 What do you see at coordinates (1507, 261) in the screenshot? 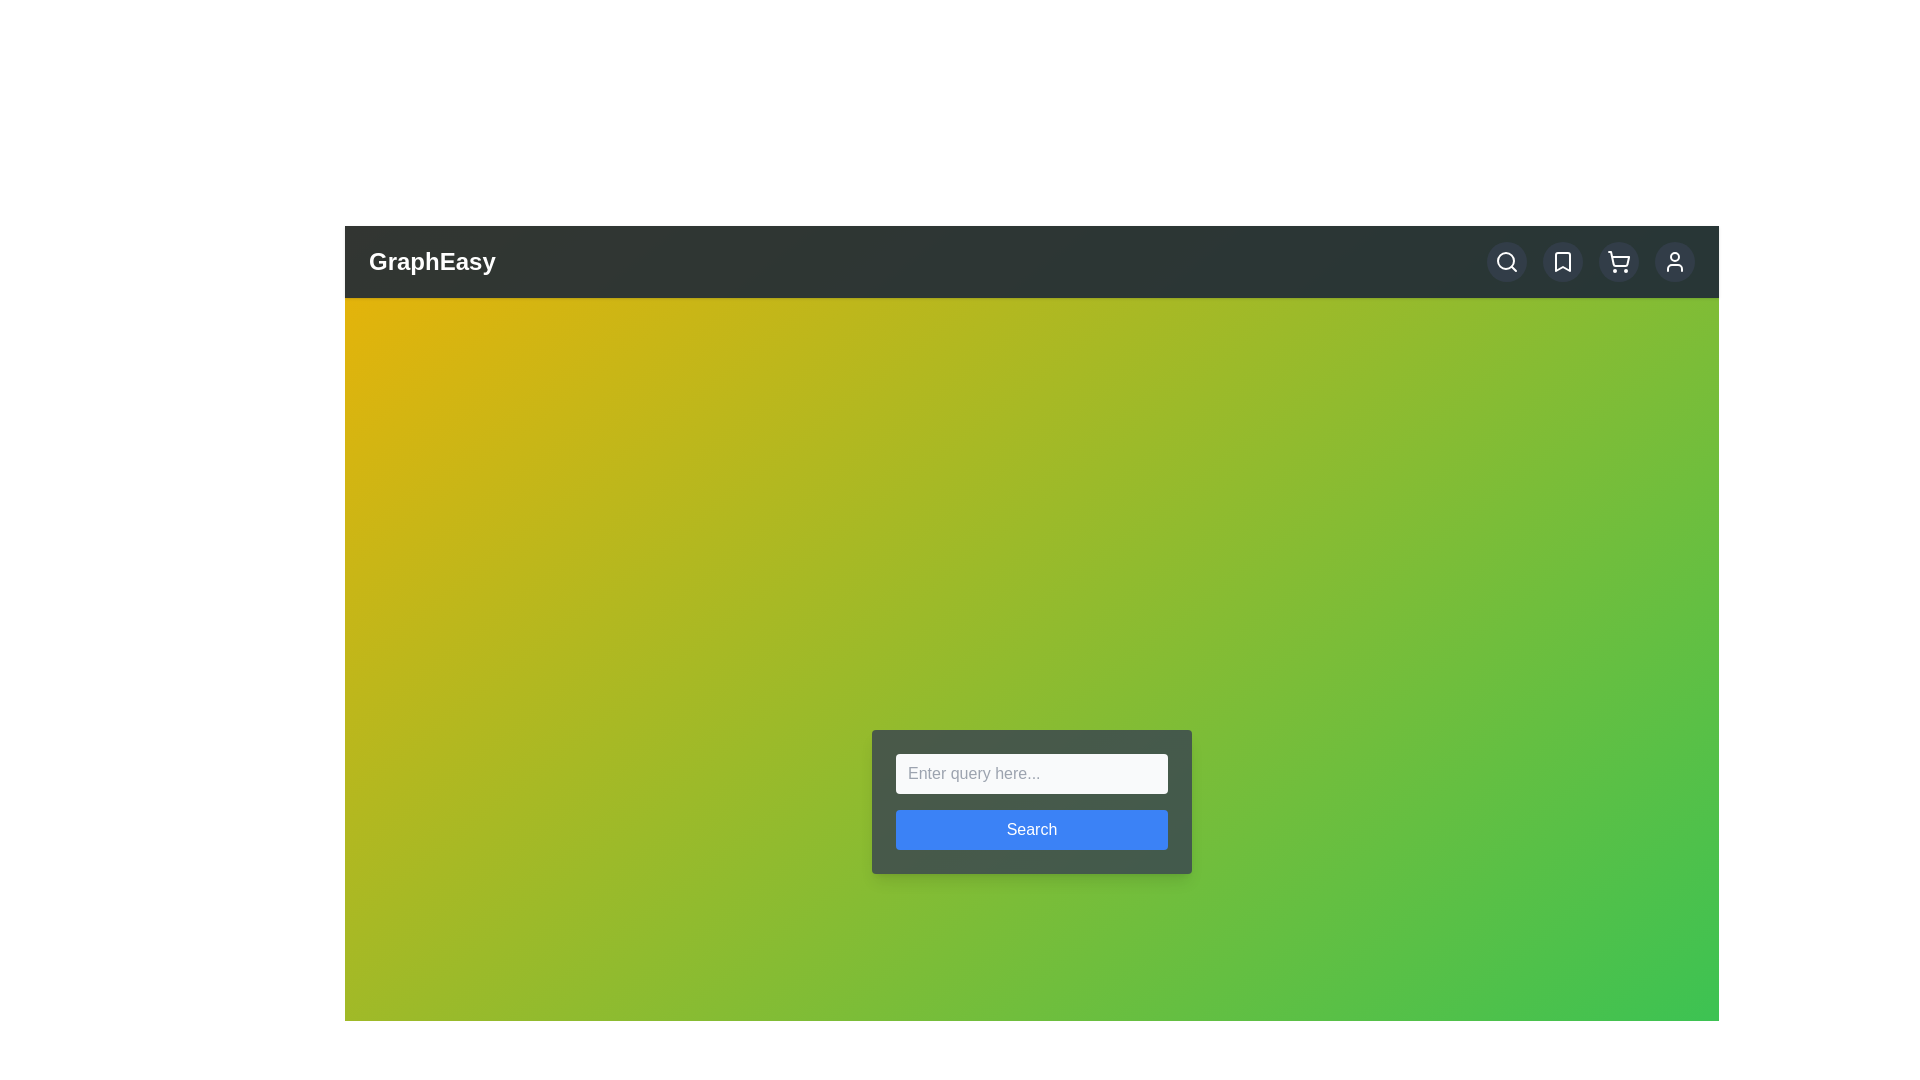
I see `the search icon in the navigation bar to toggle the visibility of the search dialog` at bounding box center [1507, 261].